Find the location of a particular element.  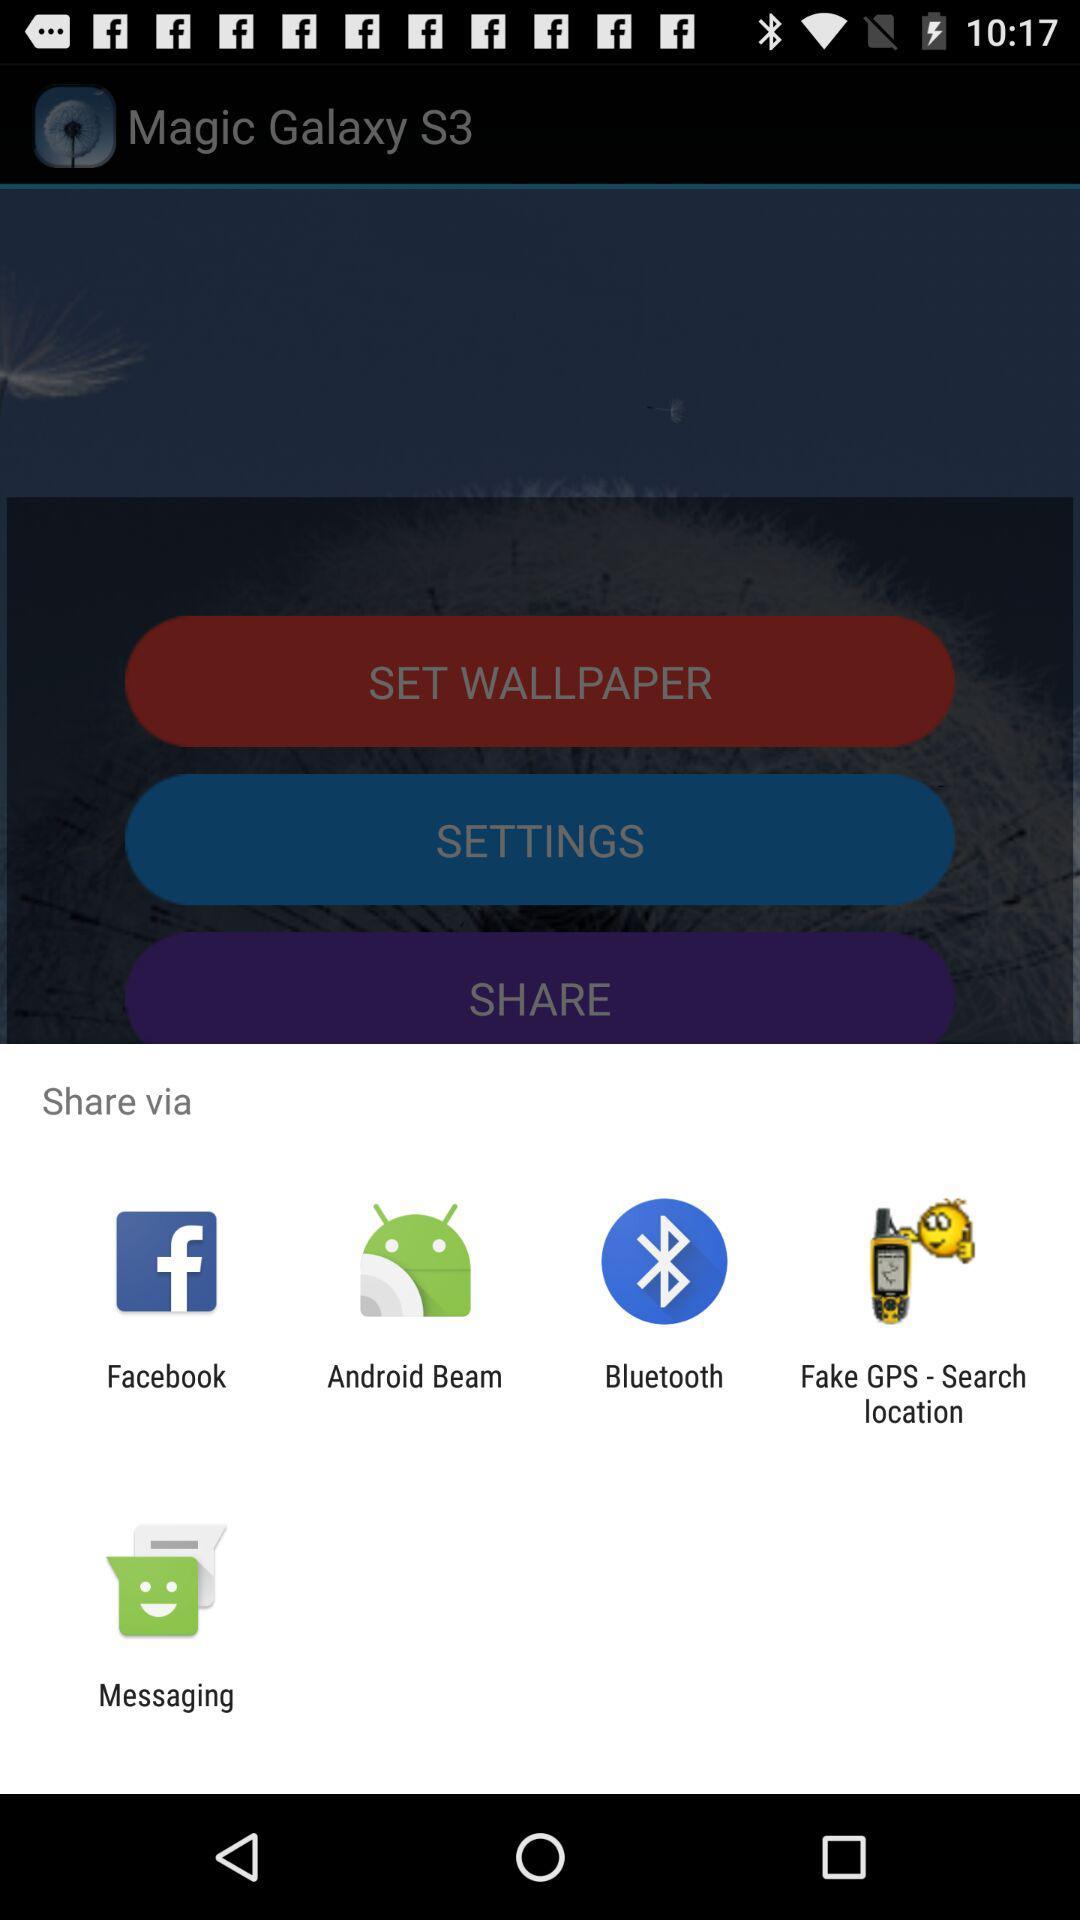

icon next to facebook app is located at coordinates (414, 1392).